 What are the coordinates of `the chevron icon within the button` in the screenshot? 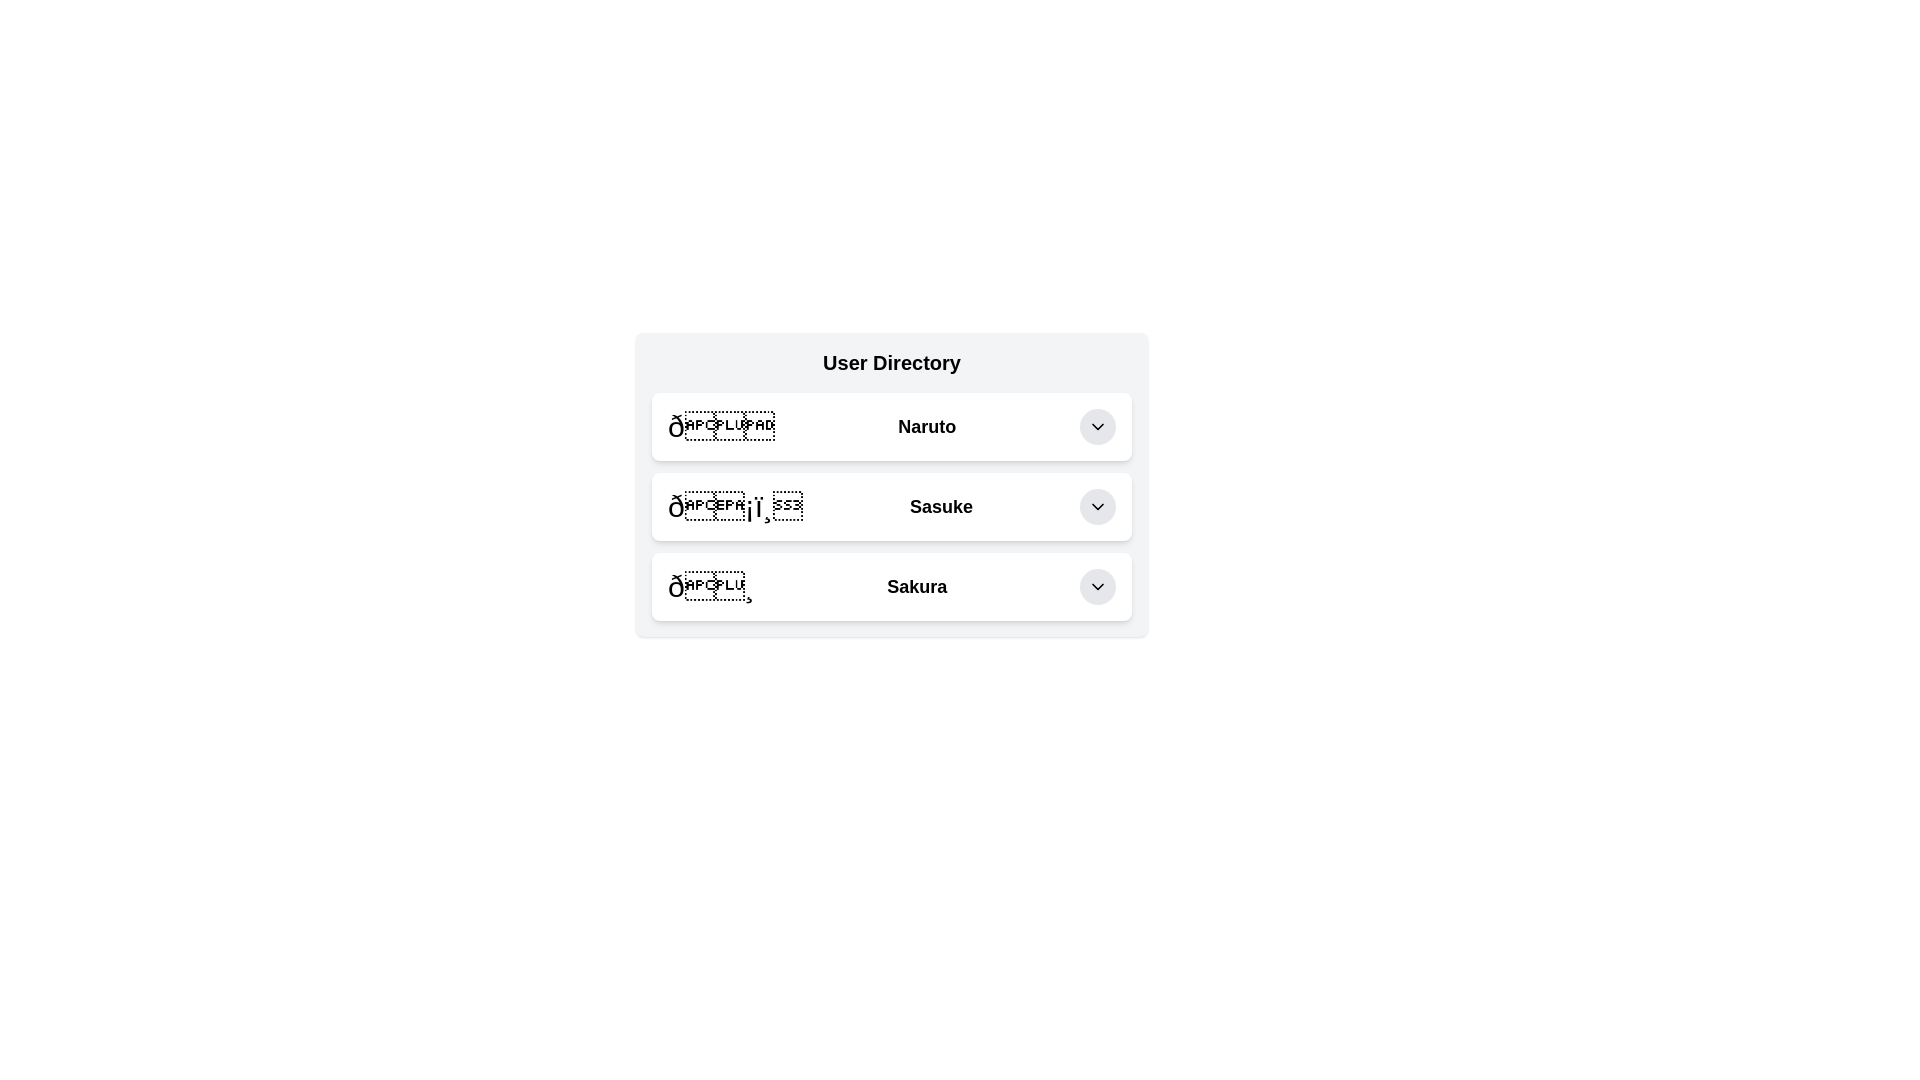 It's located at (1097, 505).